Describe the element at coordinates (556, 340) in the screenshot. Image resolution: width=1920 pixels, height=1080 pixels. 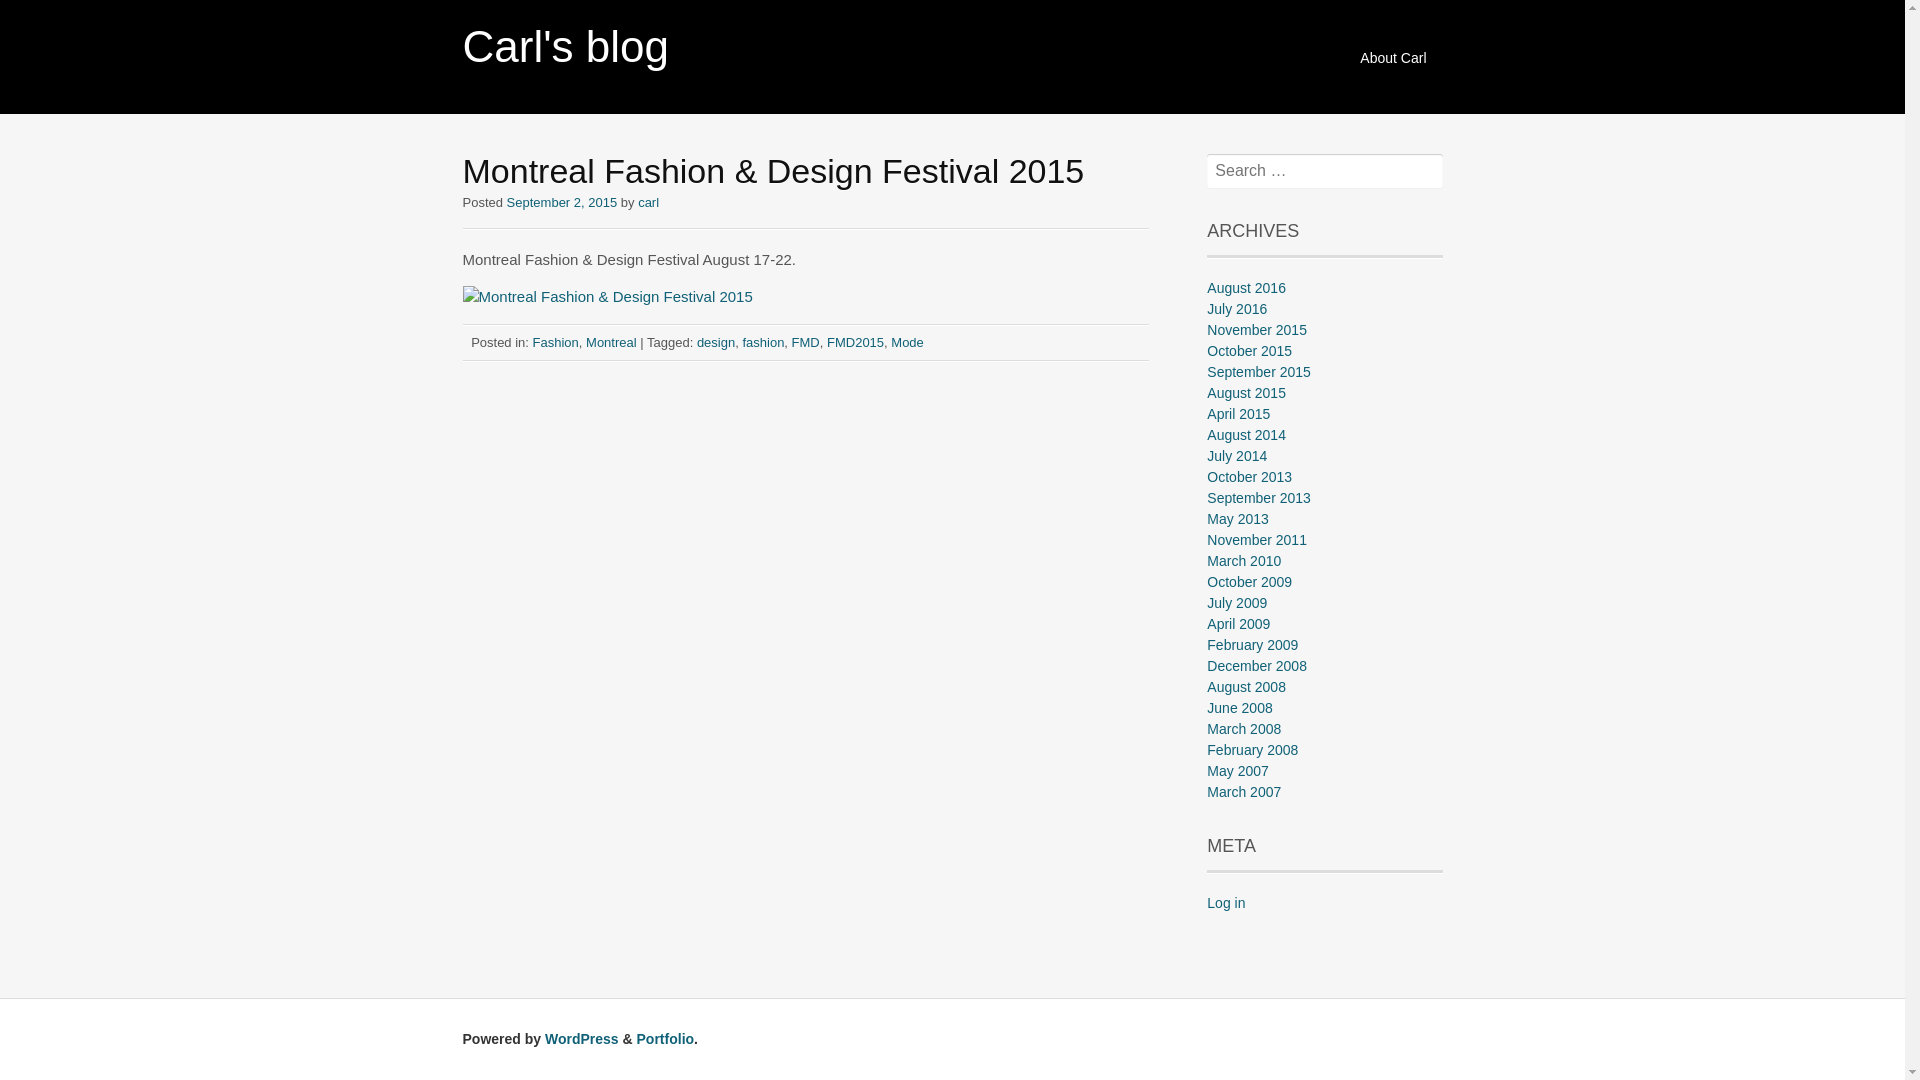
I see `'Fashion'` at that location.